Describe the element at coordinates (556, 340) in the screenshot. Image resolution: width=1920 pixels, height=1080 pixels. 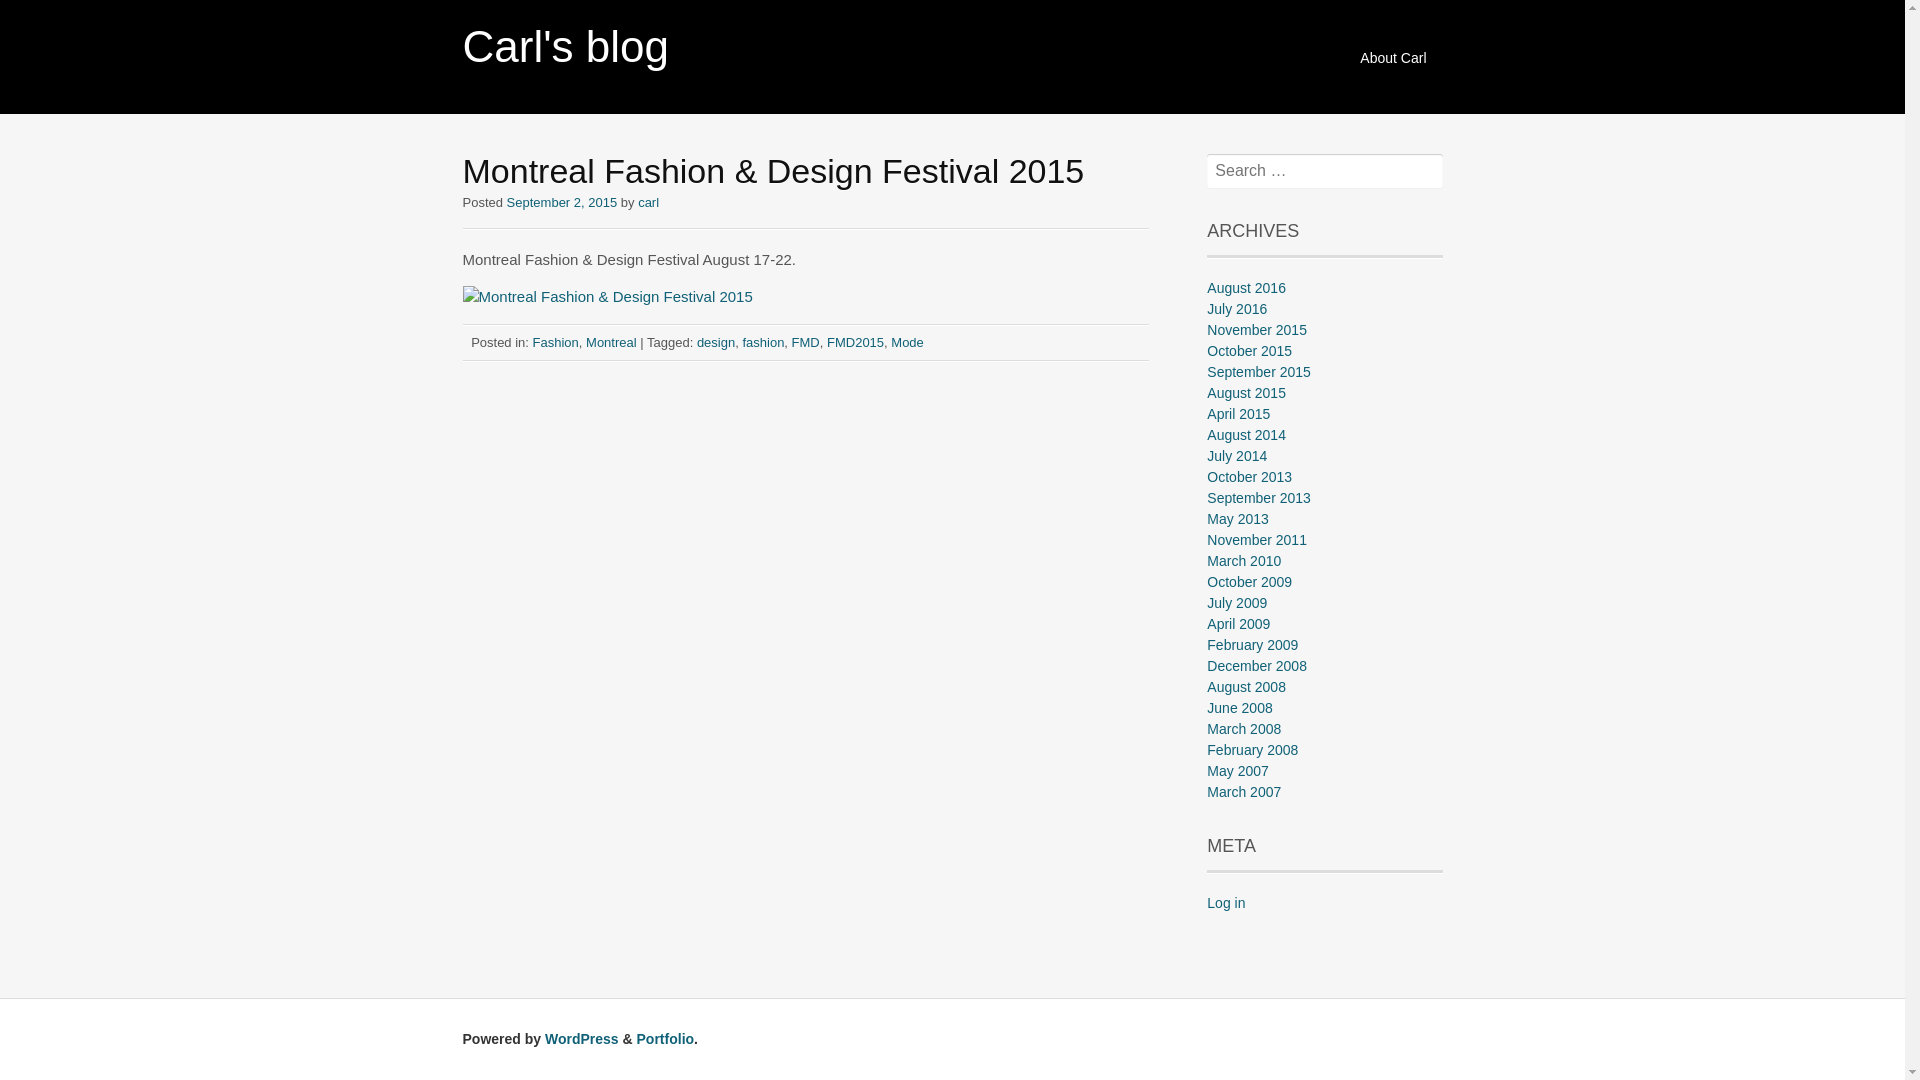
I see `'Fashion'` at that location.